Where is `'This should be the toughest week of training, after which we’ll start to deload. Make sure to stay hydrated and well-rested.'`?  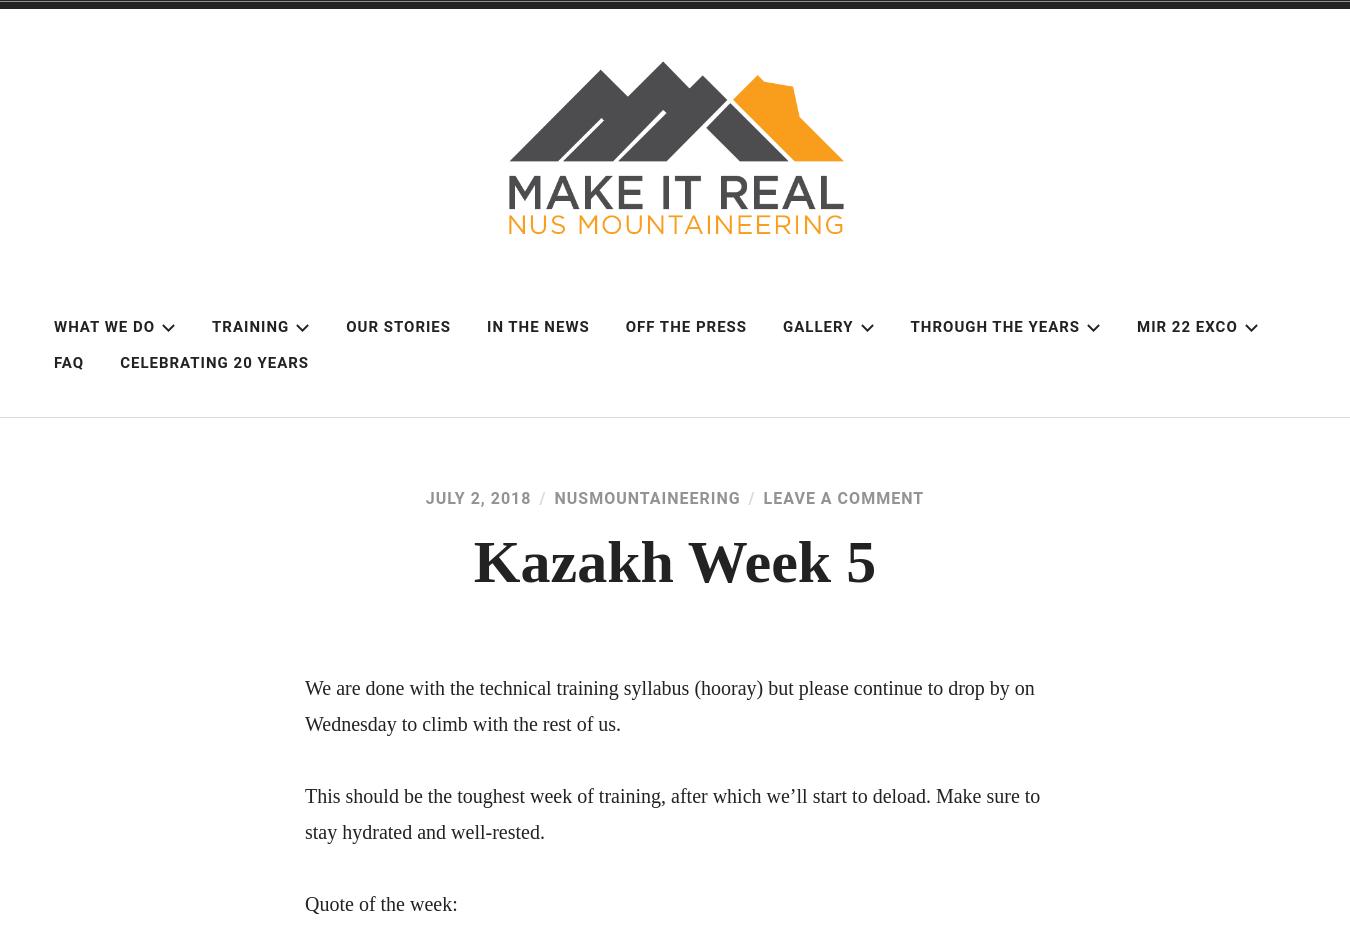 'This should be the toughest week of training, after which we’ll start to deload. Make sure to stay hydrated and well-rested.' is located at coordinates (672, 813).